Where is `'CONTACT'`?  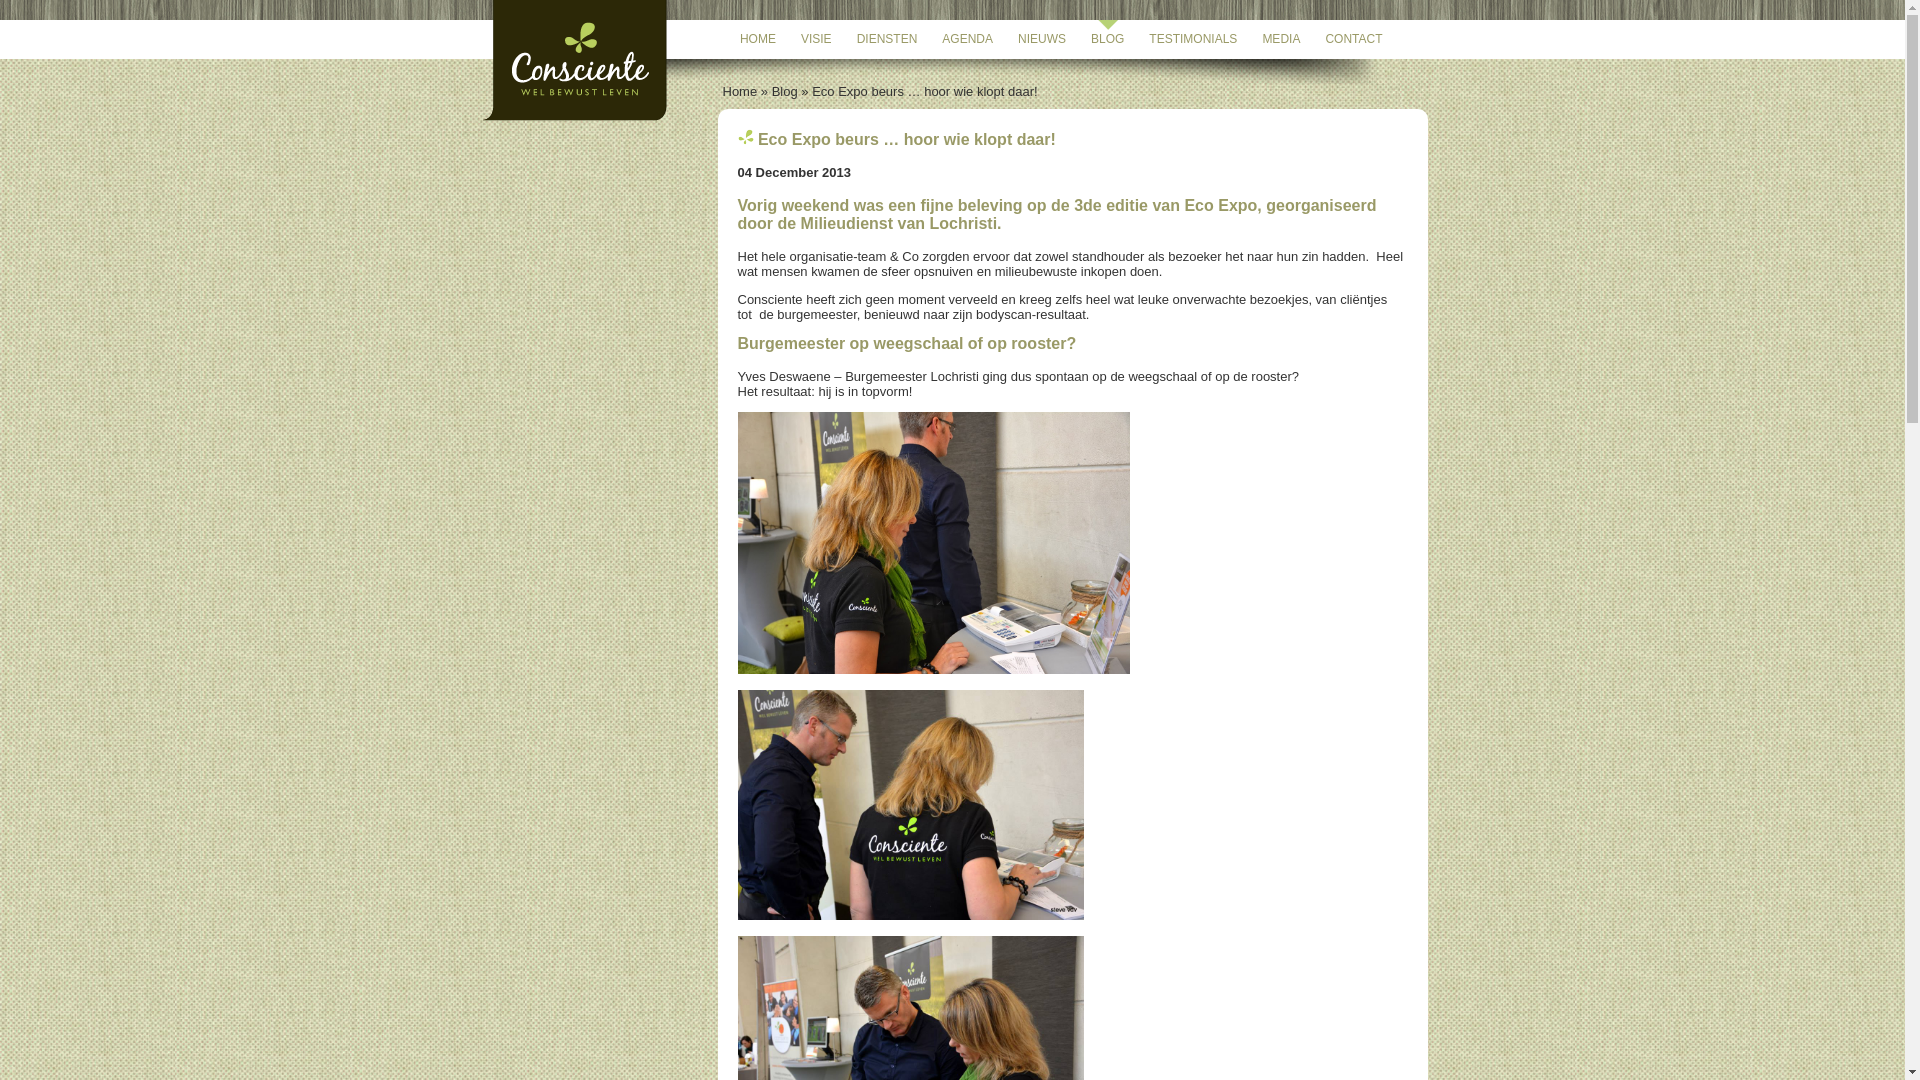 'CONTACT' is located at coordinates (1324, 39).